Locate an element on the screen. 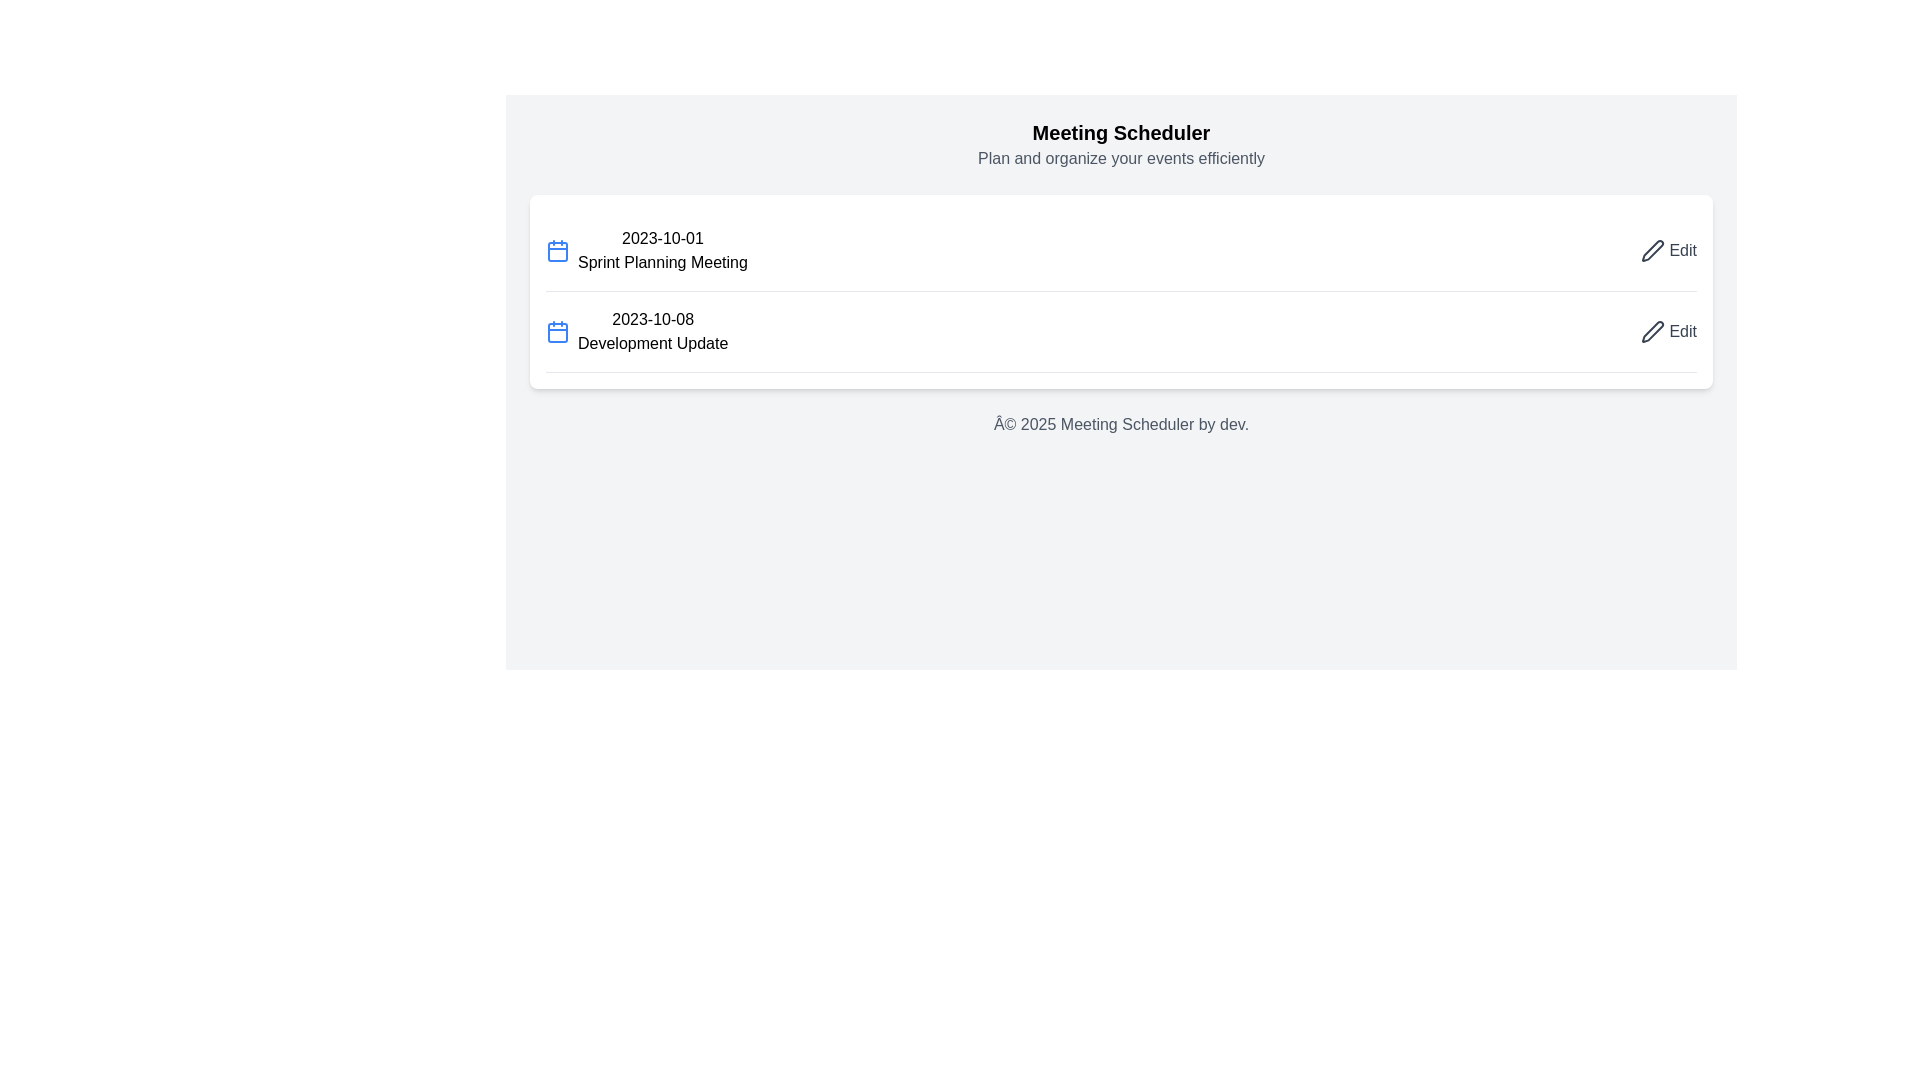 The height and width of the screenshot is (1080, 1920). the calendar icon with a blue-border design located to the left of the text '2023-10-08 Development Update' is located at coordinates (557, 330).